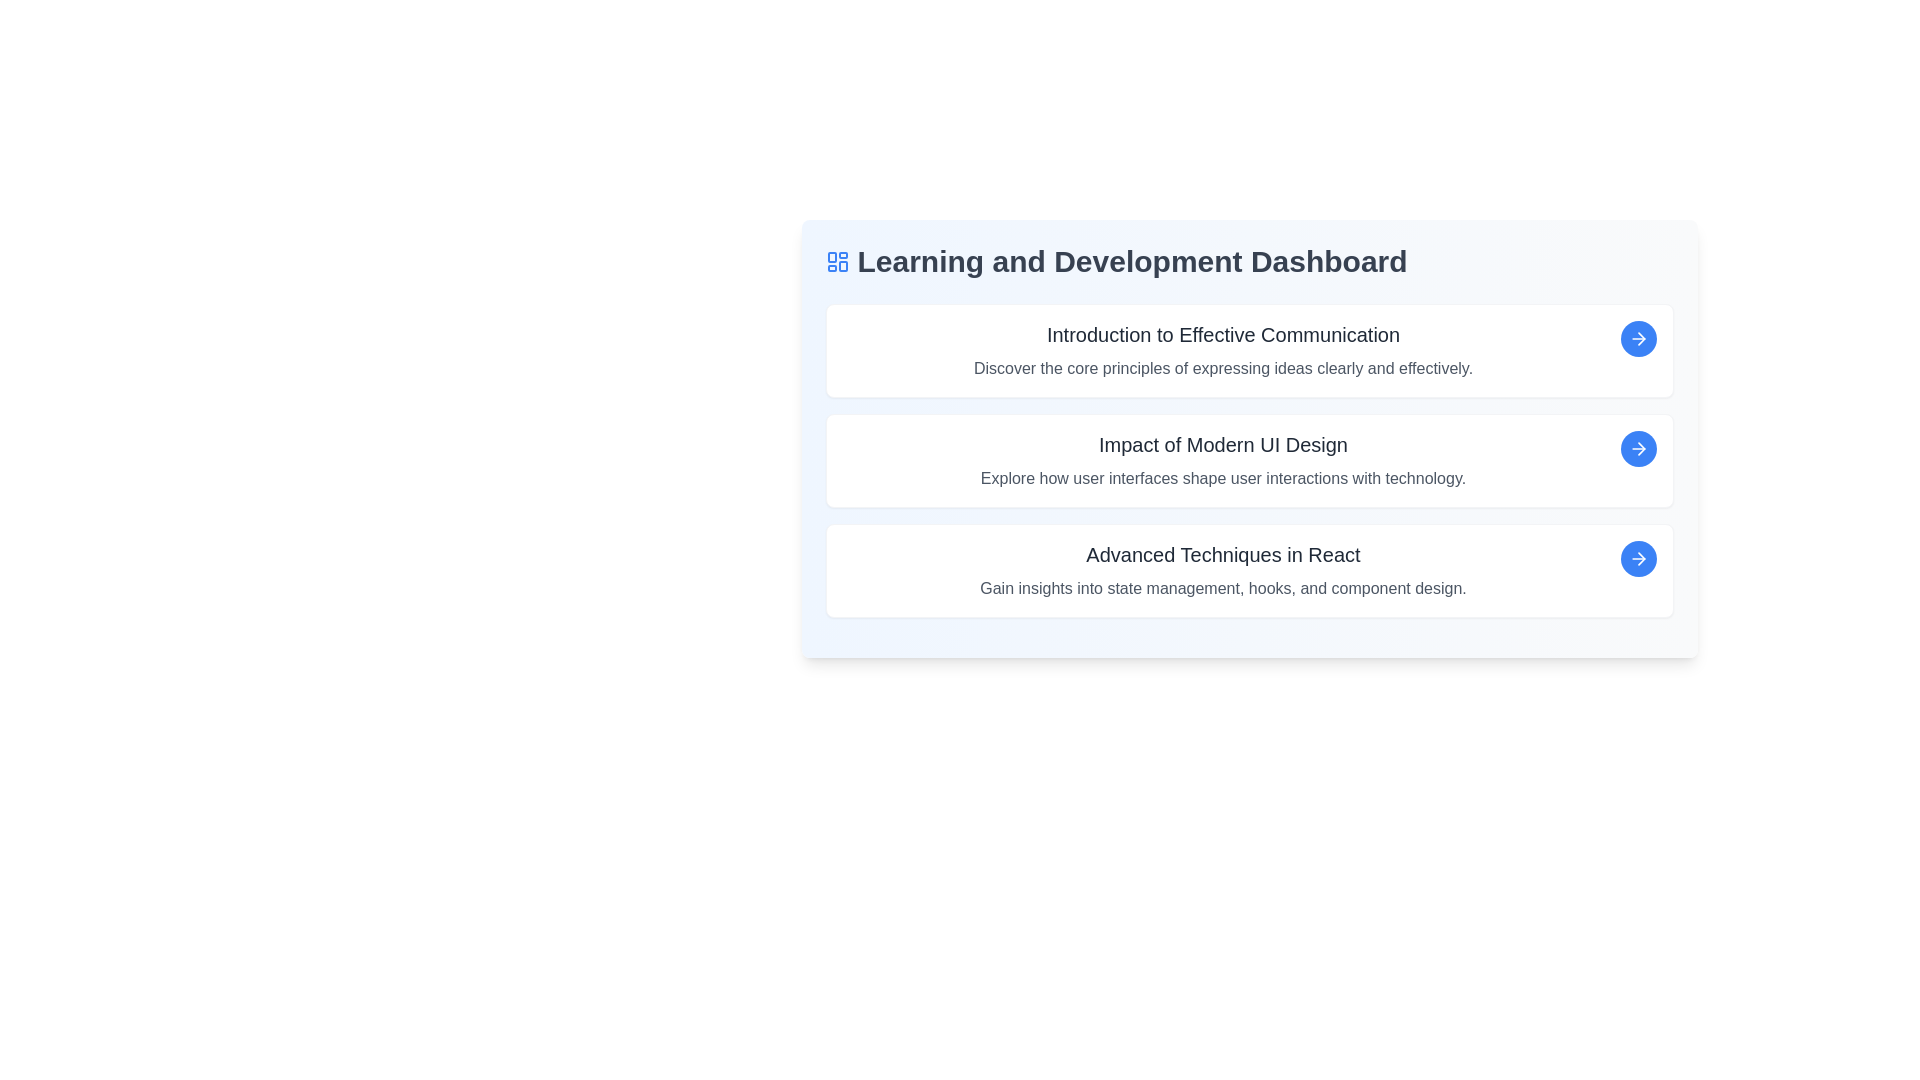  Describe the element at coordinates (1222, 369) in the screenshot. I see `text block that provides a brief description or subtitle for the topic 'Introduction to Effective Communication', located directly beneath the heading of the same name` at that location.